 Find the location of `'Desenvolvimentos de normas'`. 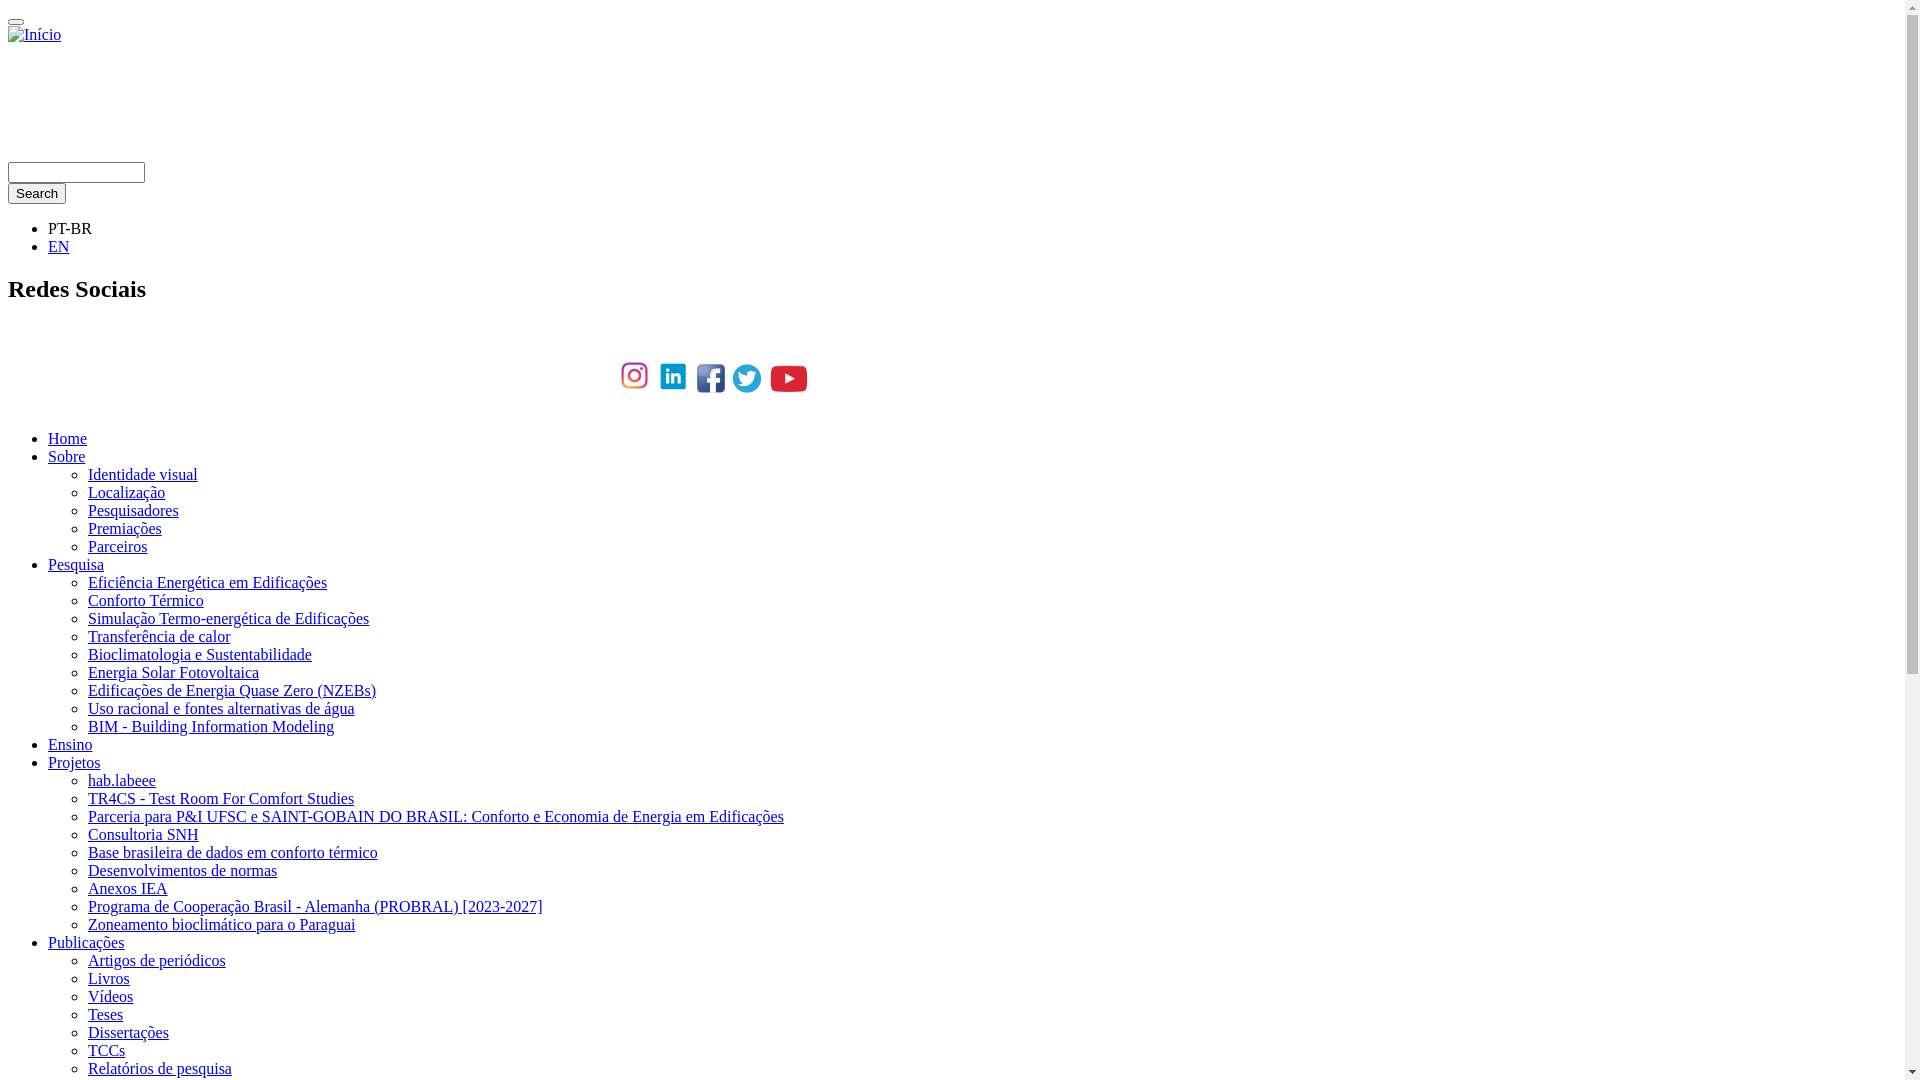

'Desenvolvimentos de normas' is located at coordinates (86, 869).